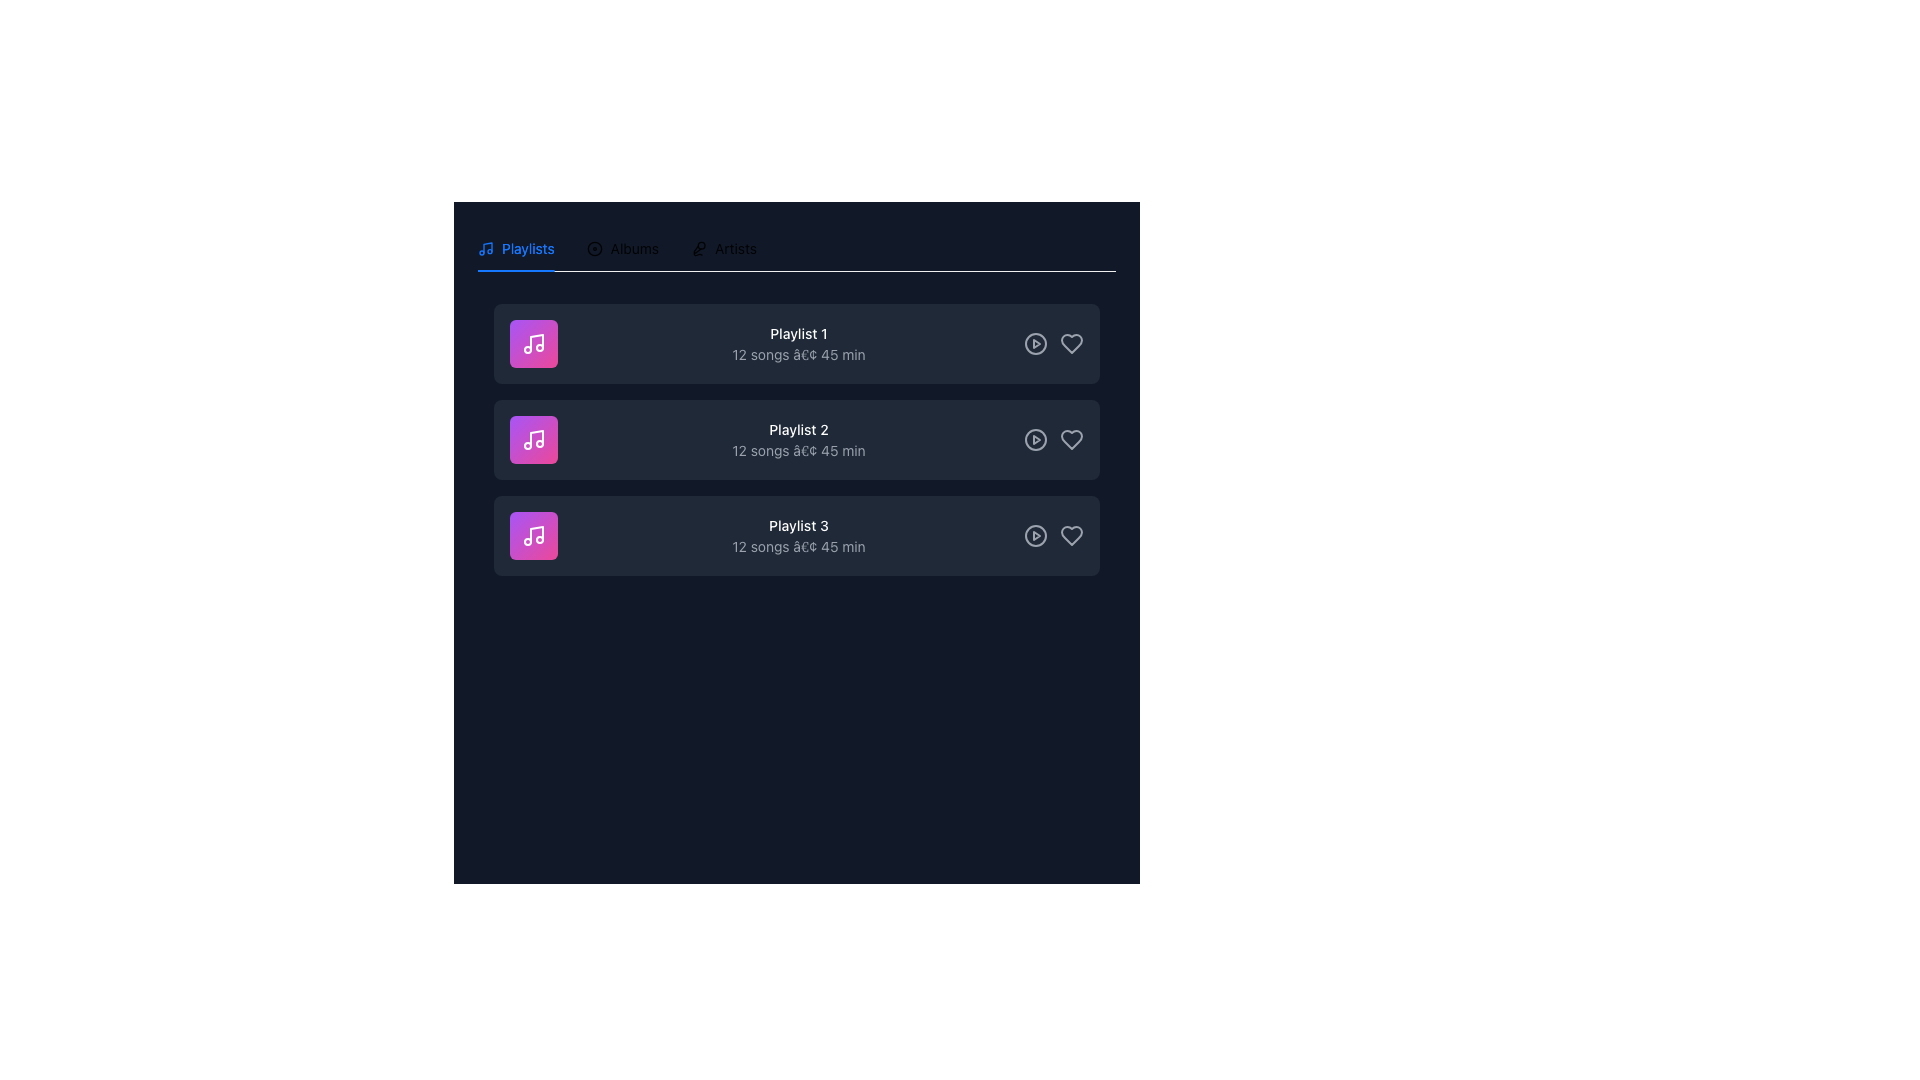 The width and height of the screenshot is (1920, 1080). I want to click on the 'Playlists' icon, which is the leftmost element in the group associated with the 'Playlists' text, located near the top-left section of the interface, so click(485, 248).